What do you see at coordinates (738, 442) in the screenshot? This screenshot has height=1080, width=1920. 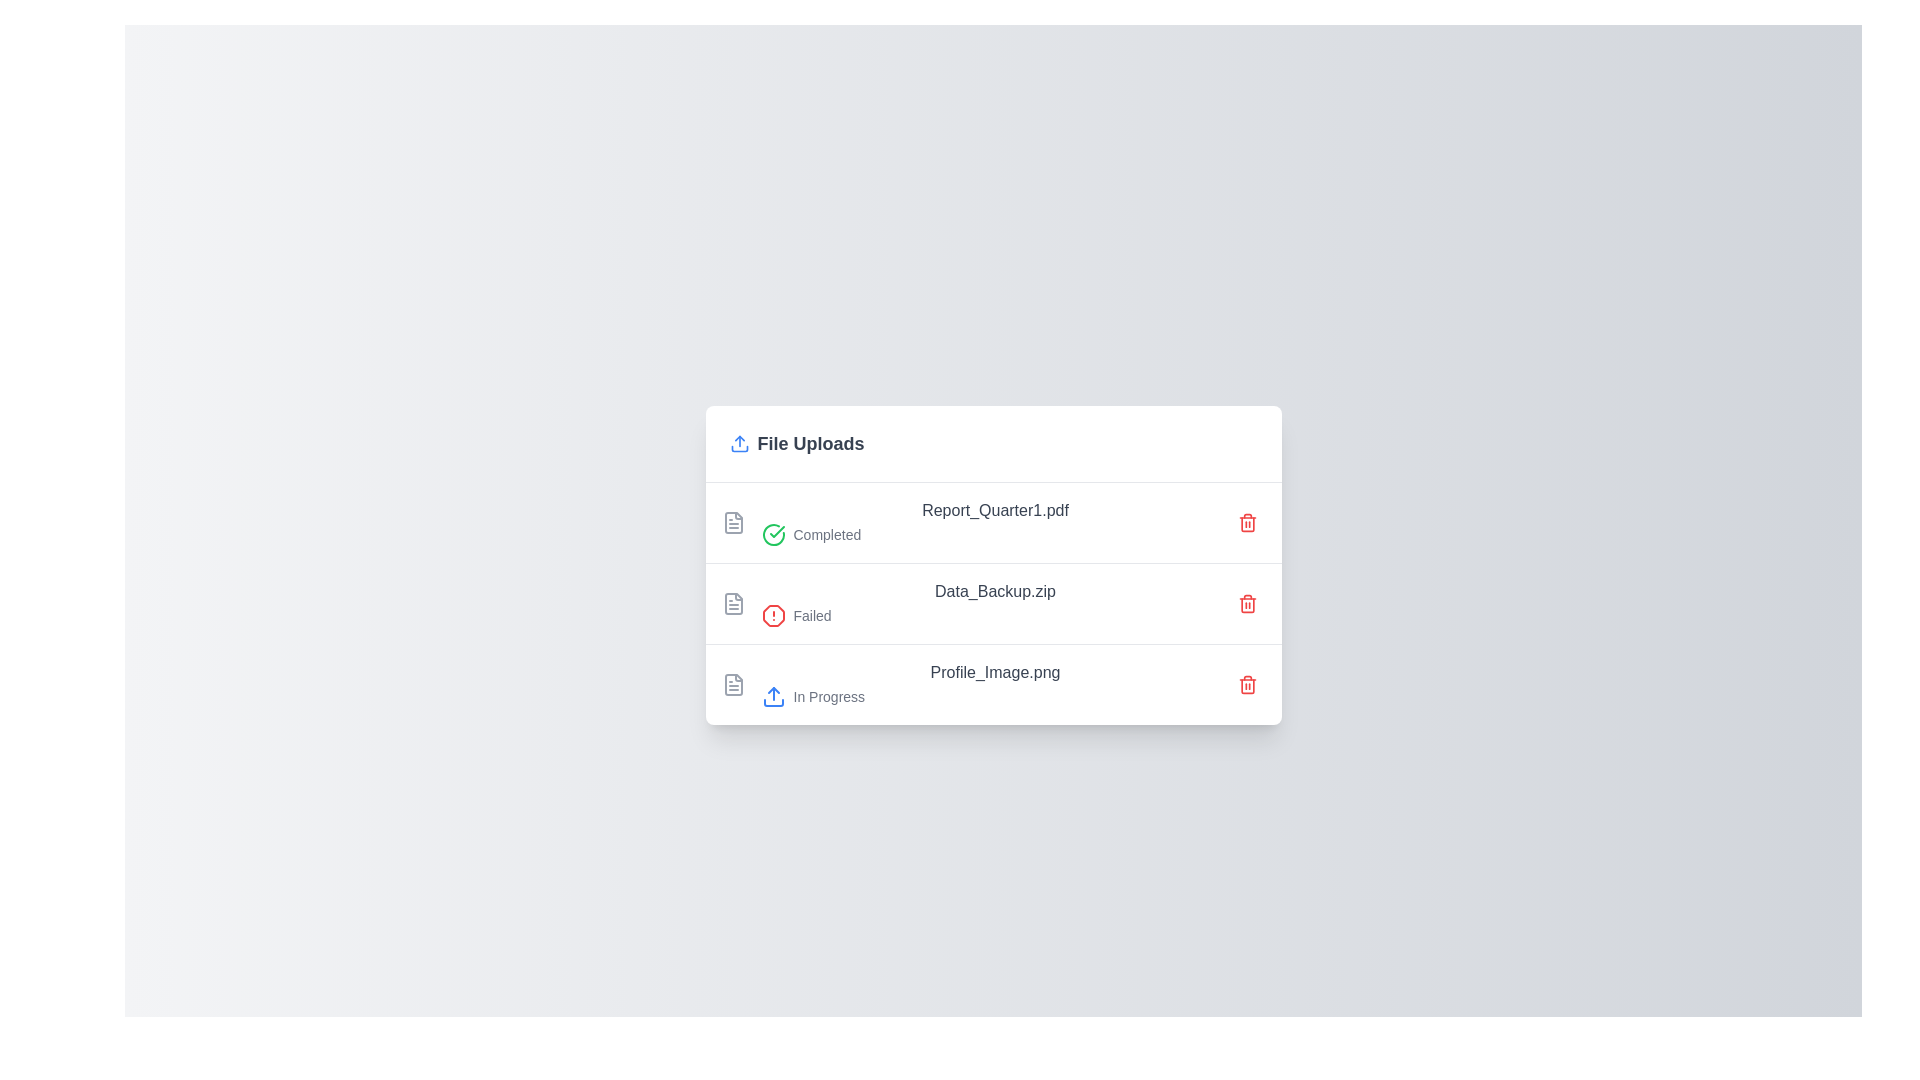 I see `the blue upward arrow icon located at the leftmost part of the 'File Uploads' header section, adjacent to its descriptive text` at bounding box center [738, 442].